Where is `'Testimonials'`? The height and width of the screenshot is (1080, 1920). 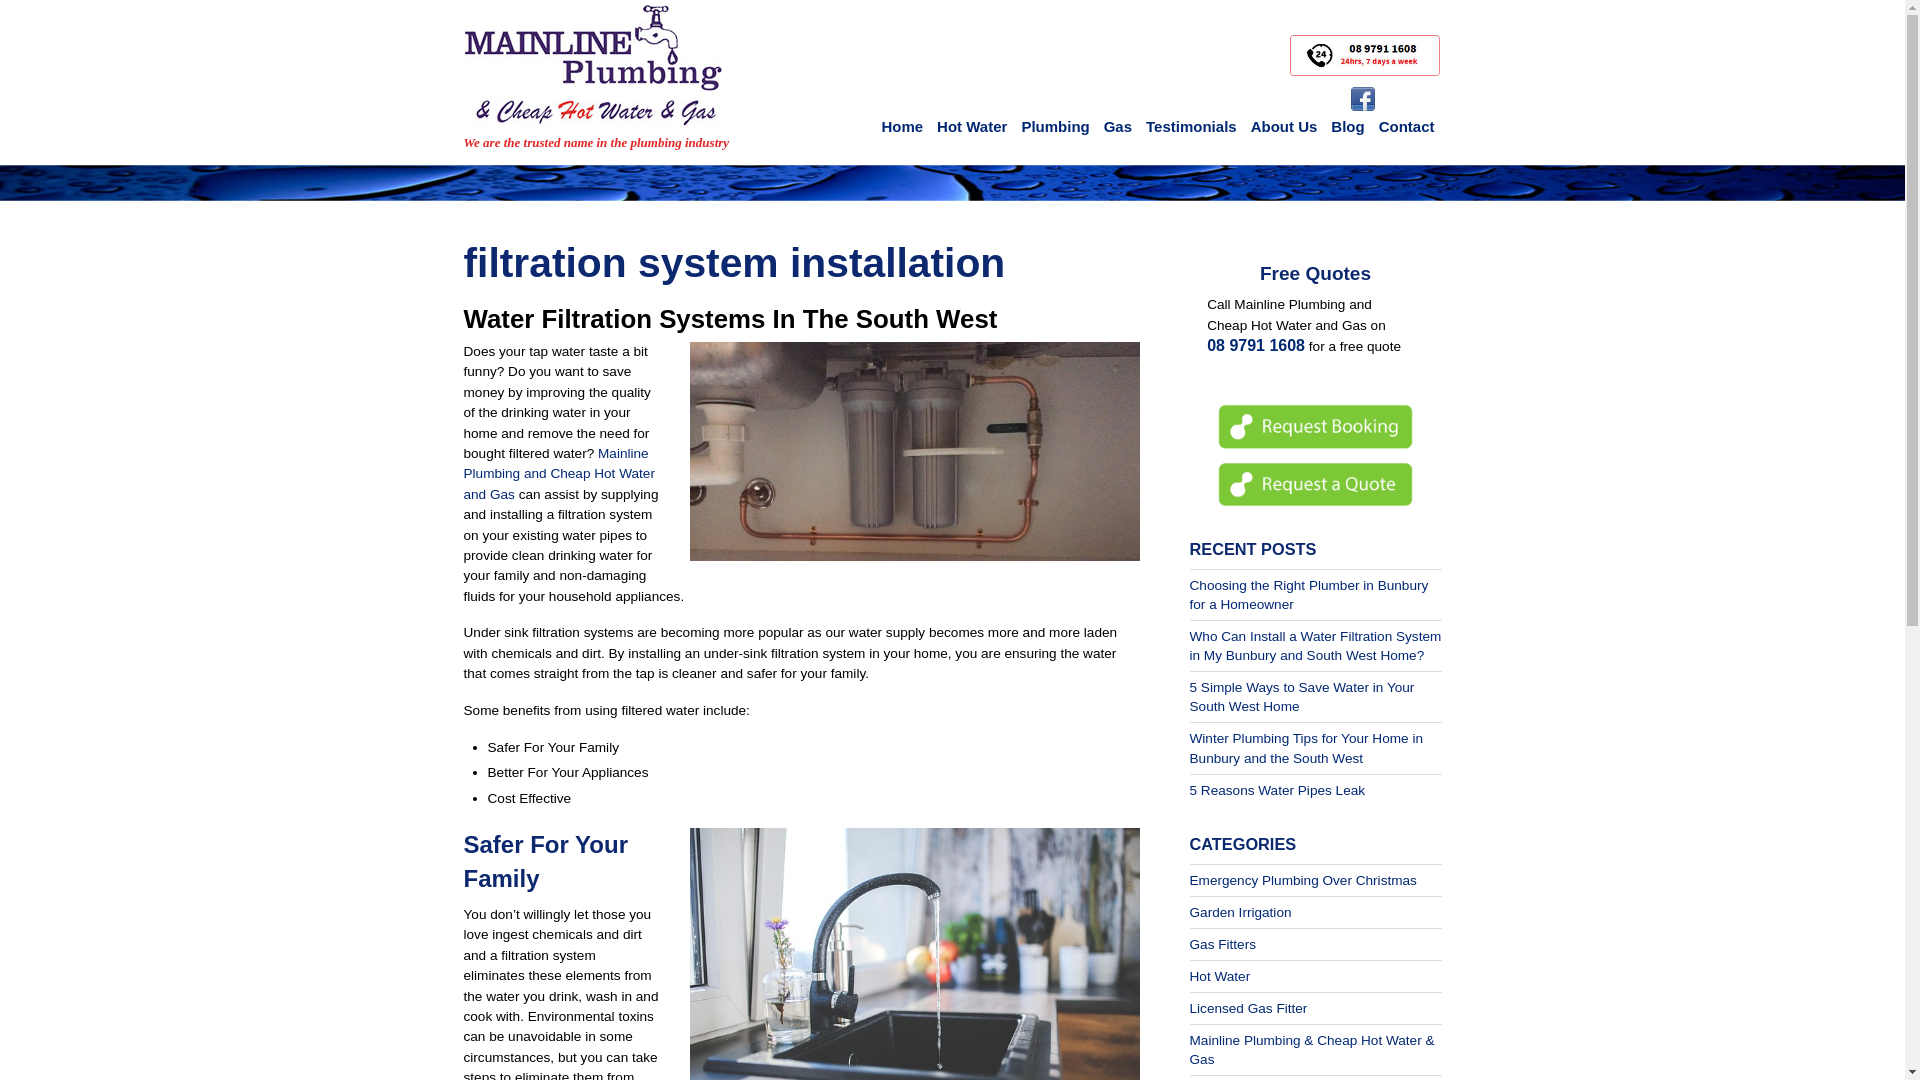
'Testimonials' is located at coordinates (1191, 126).